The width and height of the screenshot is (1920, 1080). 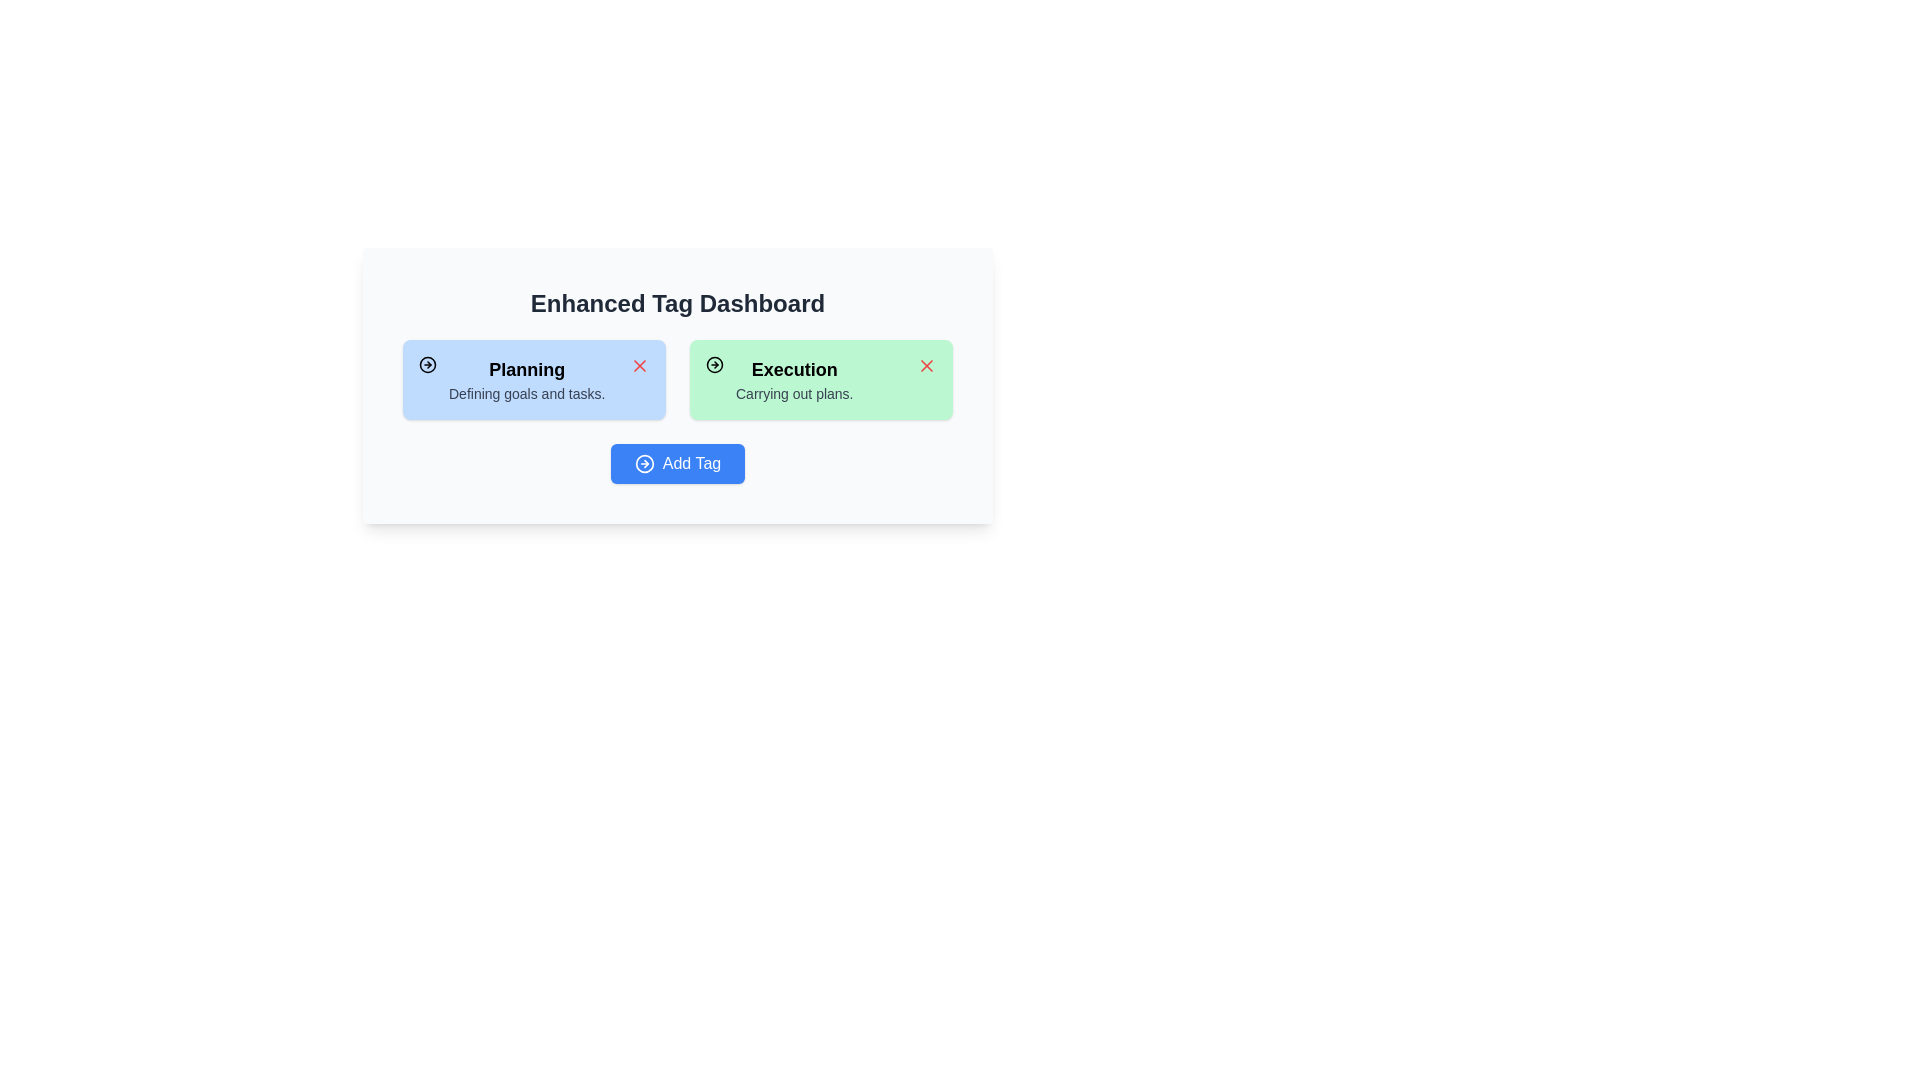 What do you see at coordinates (821, 380) in the screenshot?
I see `the second informational card representing the 'Execution' phase of a project in the task management interface` at bounding box center [821, 380].